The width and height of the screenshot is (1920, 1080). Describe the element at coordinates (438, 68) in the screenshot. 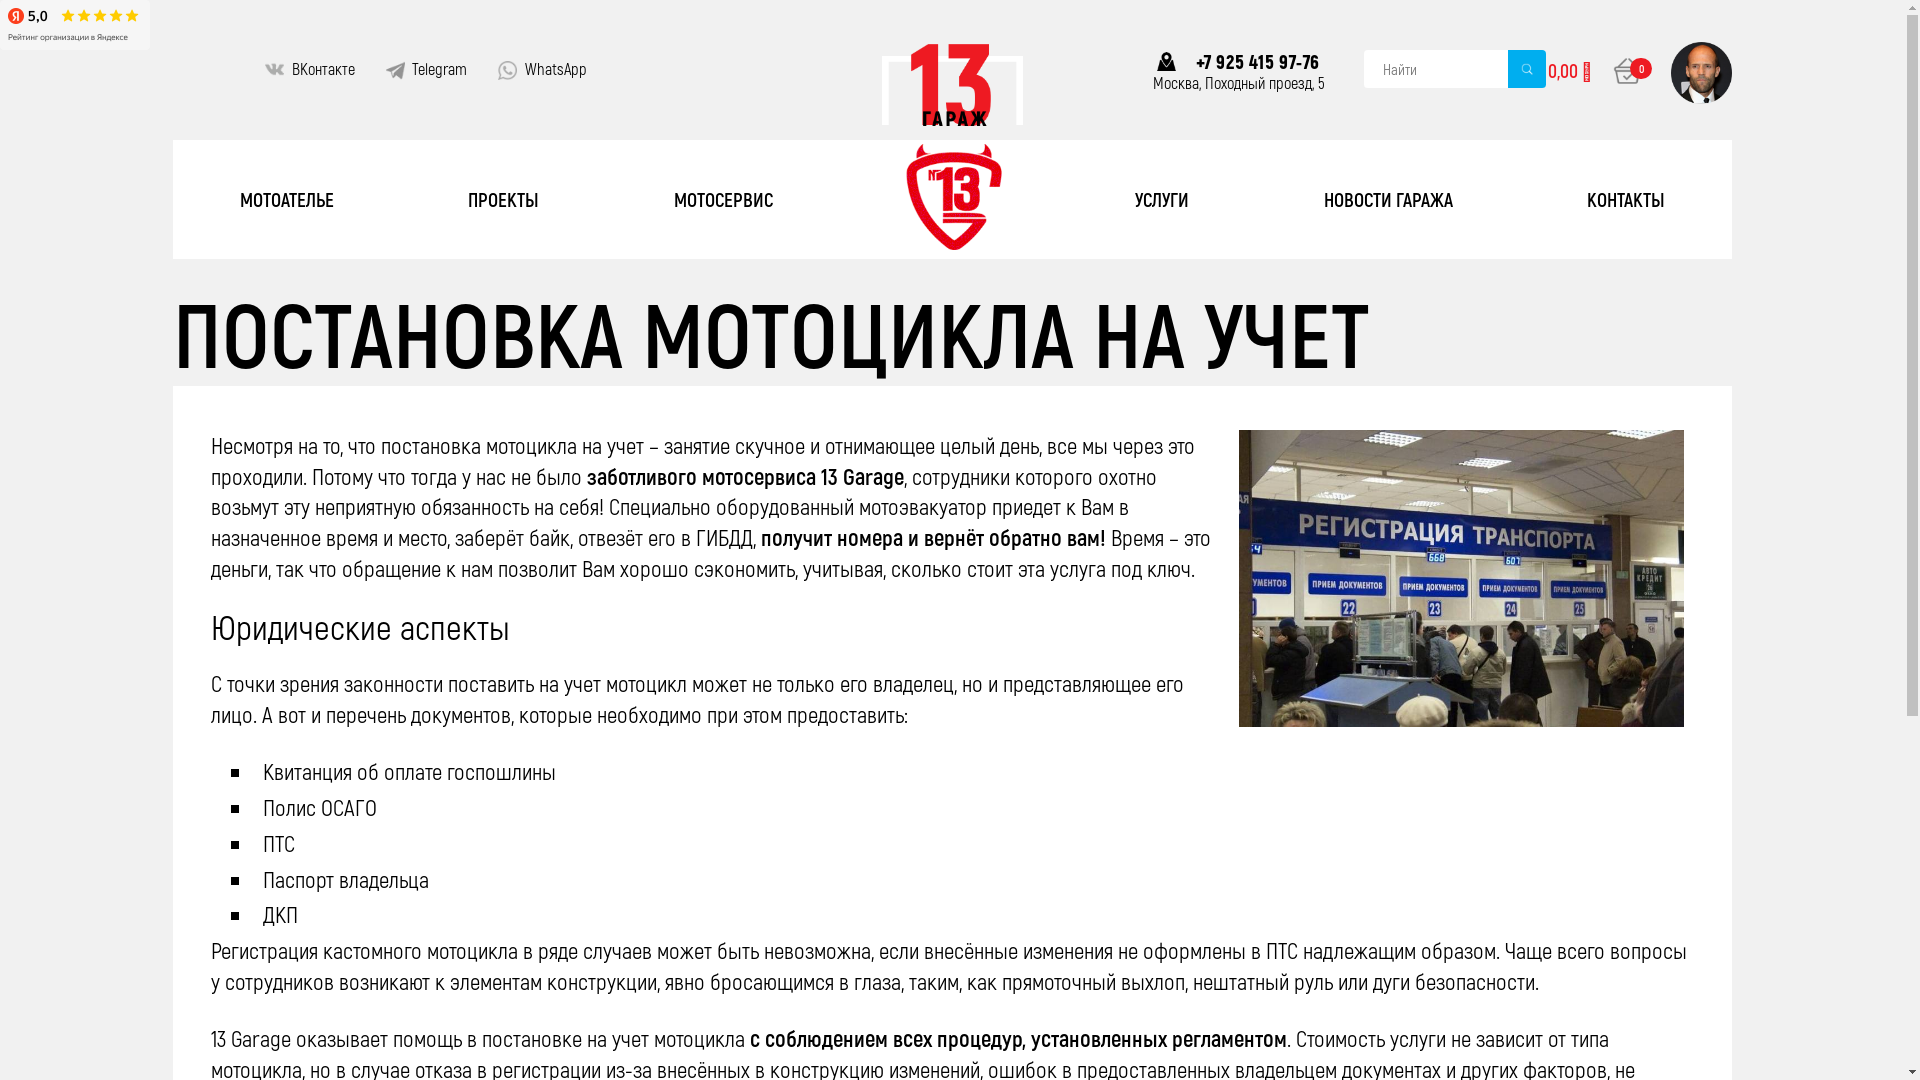

I see `'Telegram'` at that location.